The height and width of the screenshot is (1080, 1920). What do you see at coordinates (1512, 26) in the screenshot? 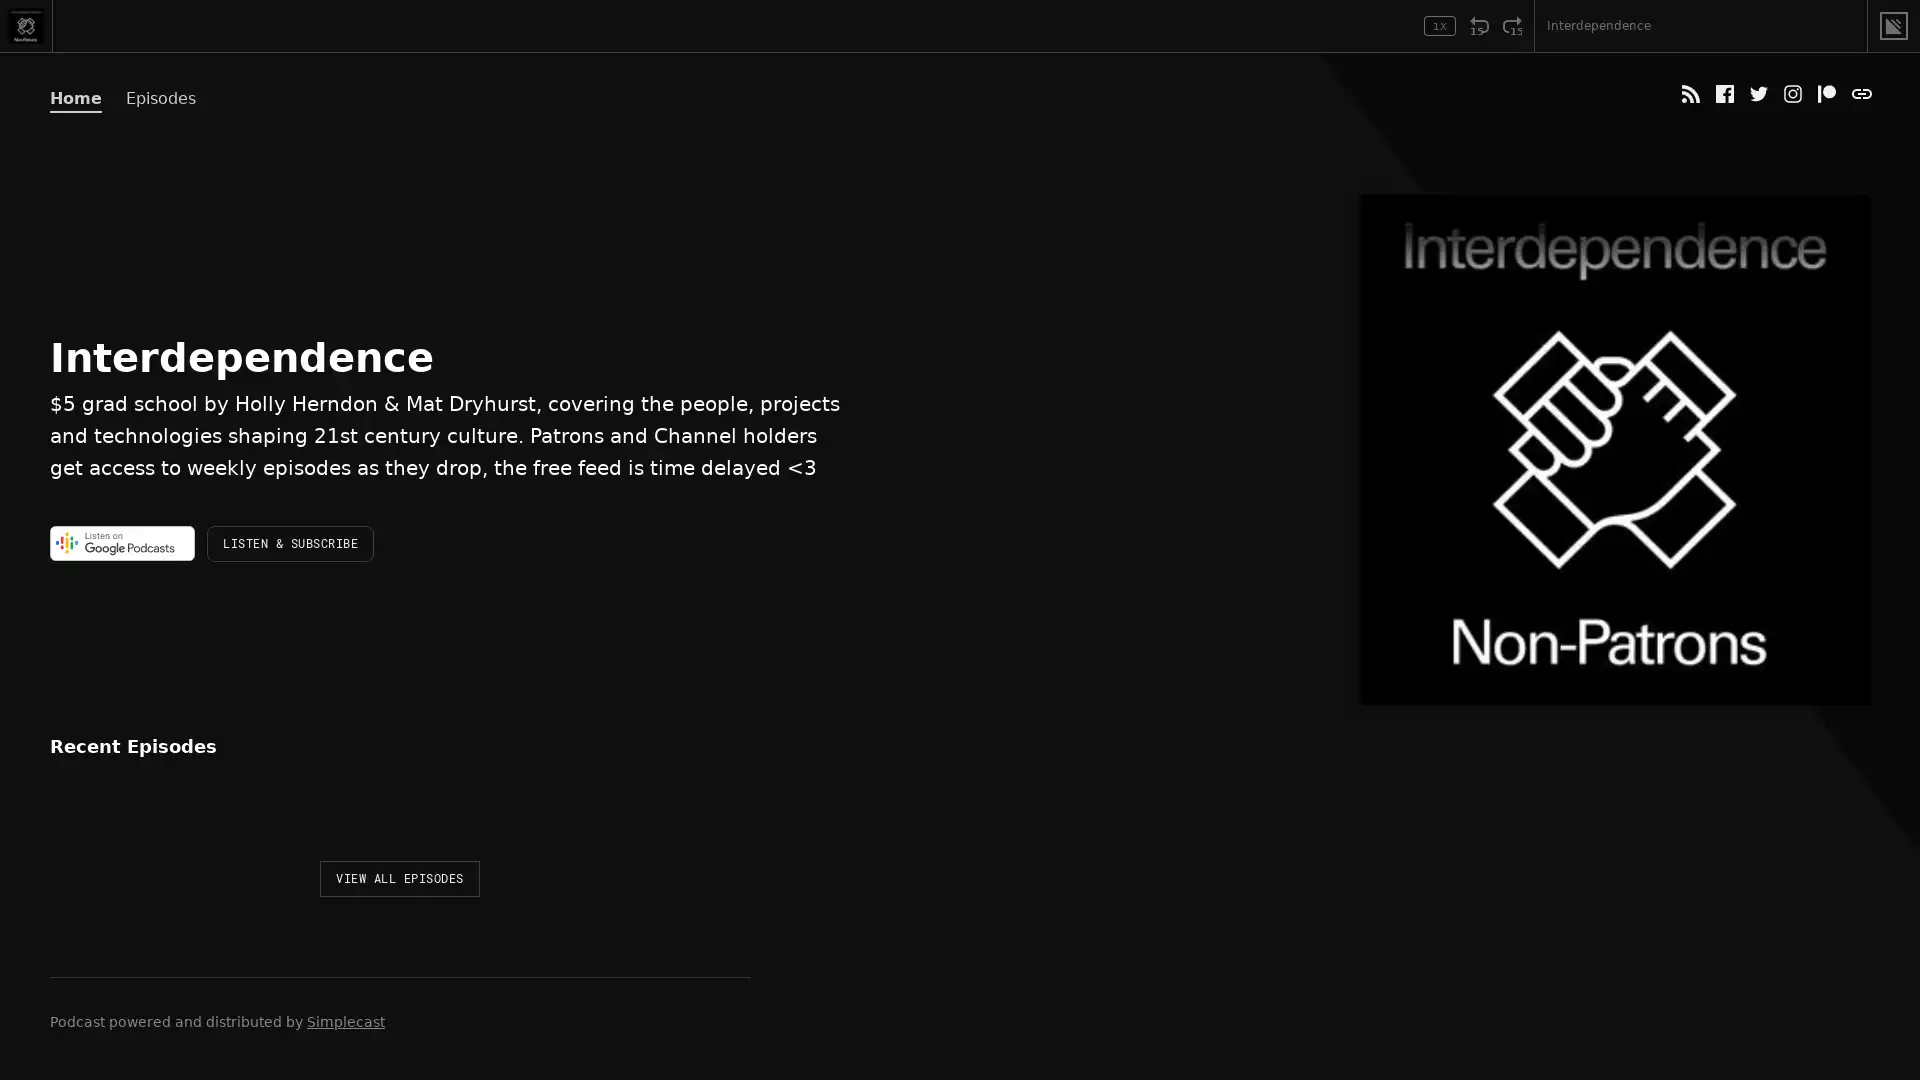
I see `Fast Forward 15 Seconds` at bounding box center [1512, 26].